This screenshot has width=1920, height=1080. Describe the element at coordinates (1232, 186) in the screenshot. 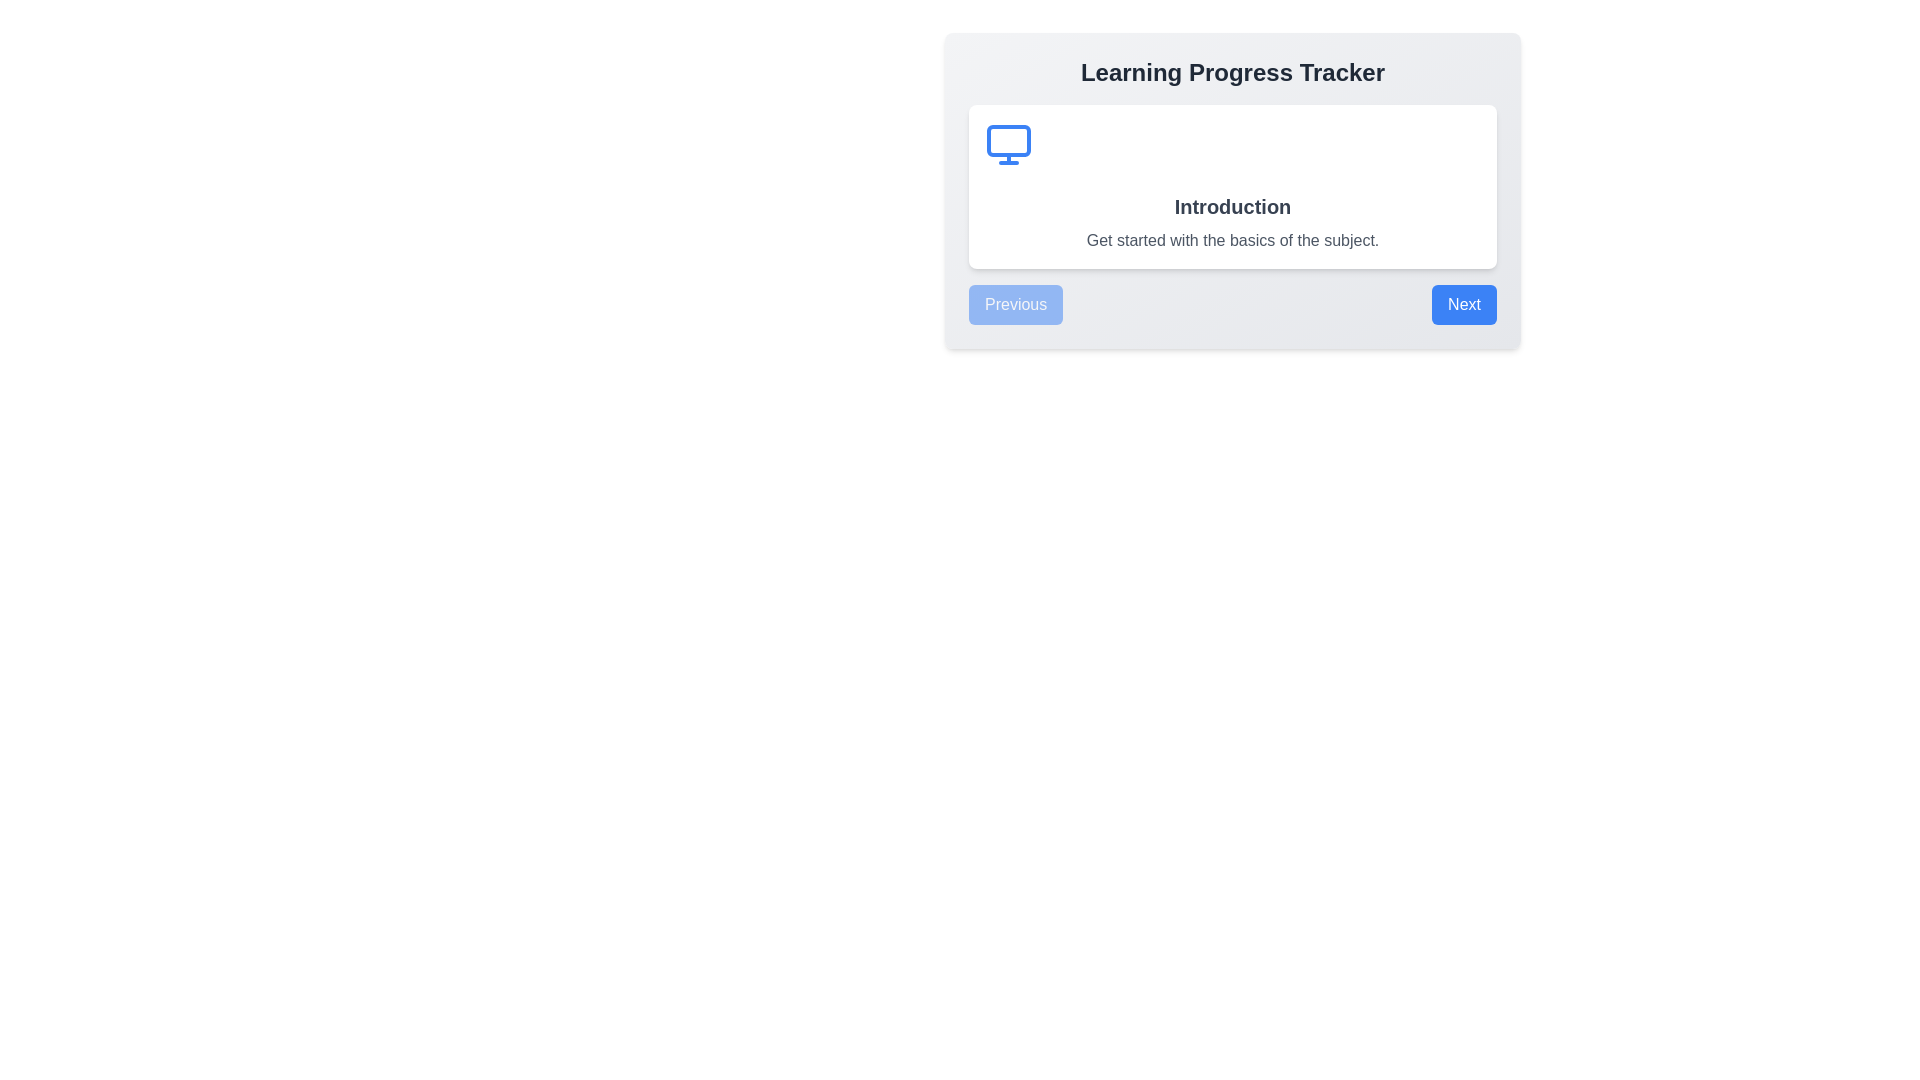

I see `information contained within the informational card located centrally beneath the 'Learning Progress Tracker' title` at that location.